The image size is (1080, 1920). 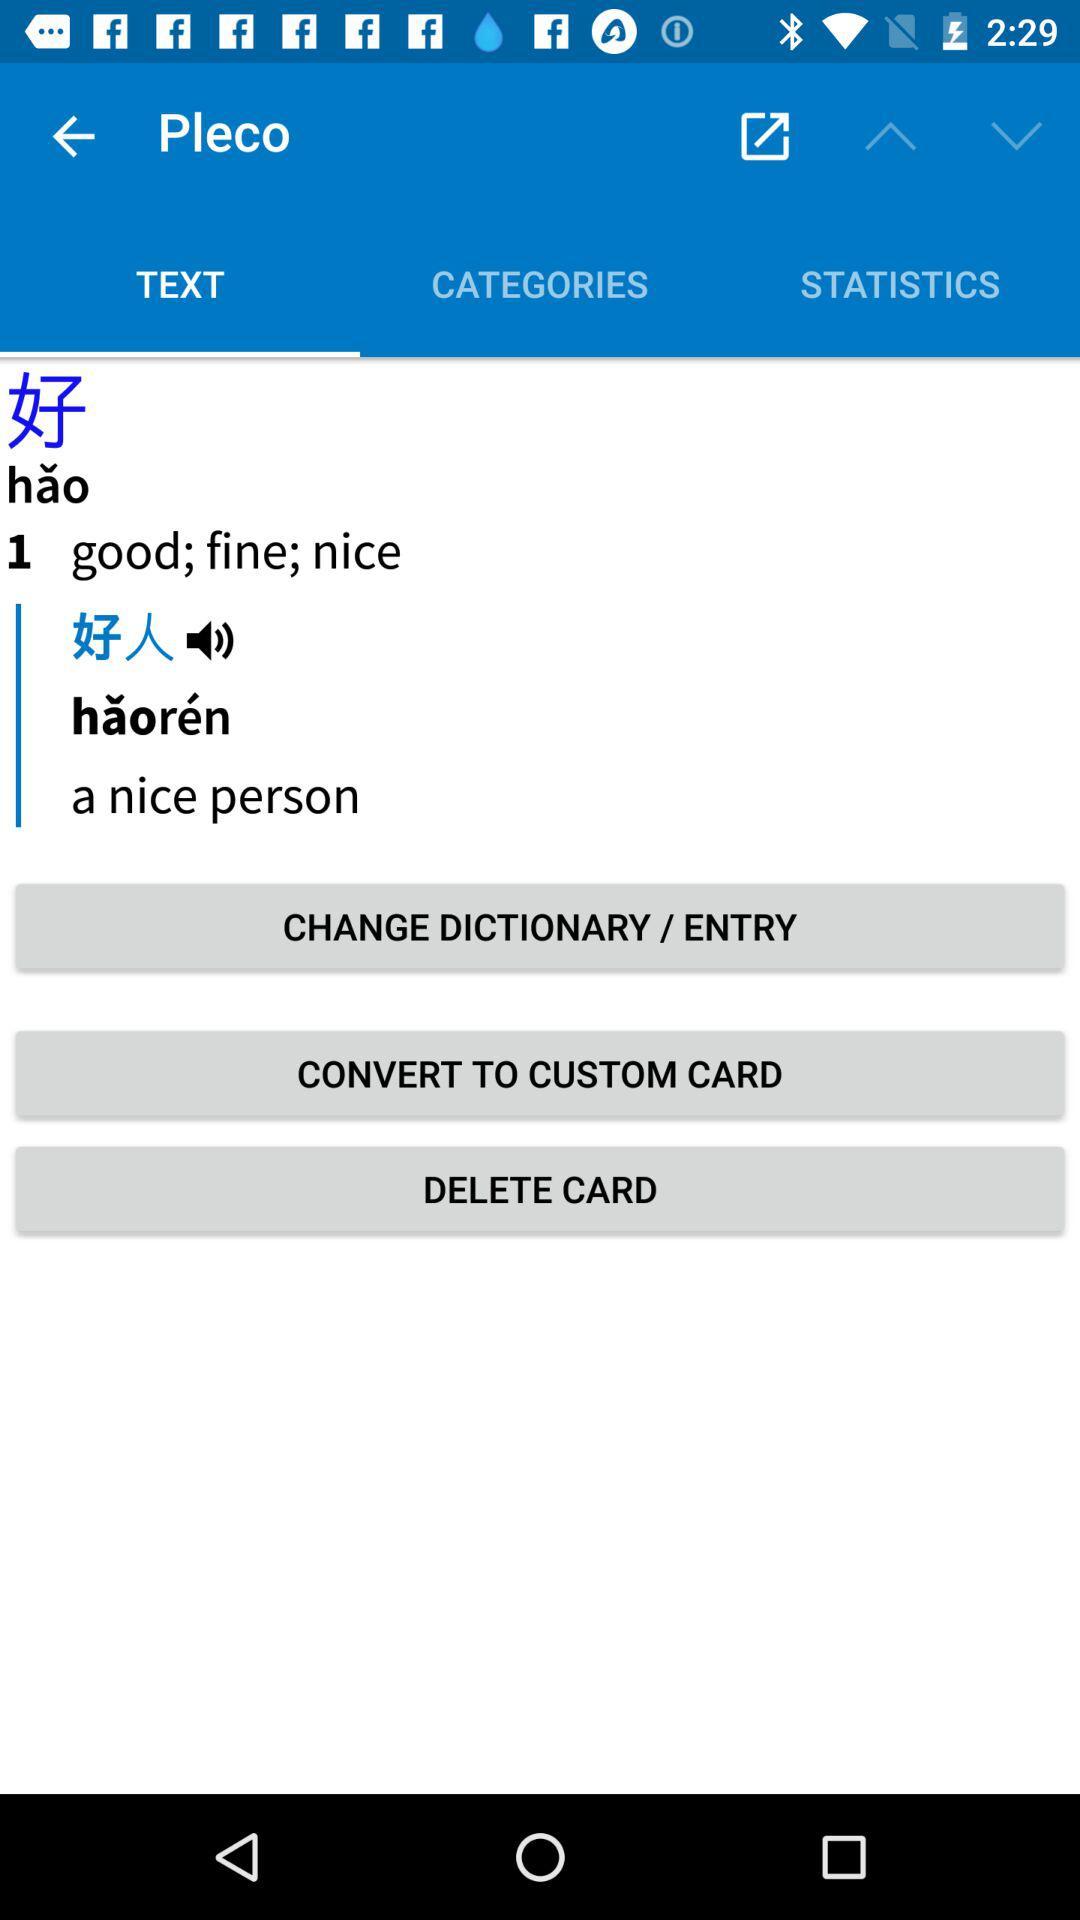 What do you see at coordinates (1017, 136) in the screenshot?
I see `the down arrow which is below 229` at bounding box center [1017, 136].